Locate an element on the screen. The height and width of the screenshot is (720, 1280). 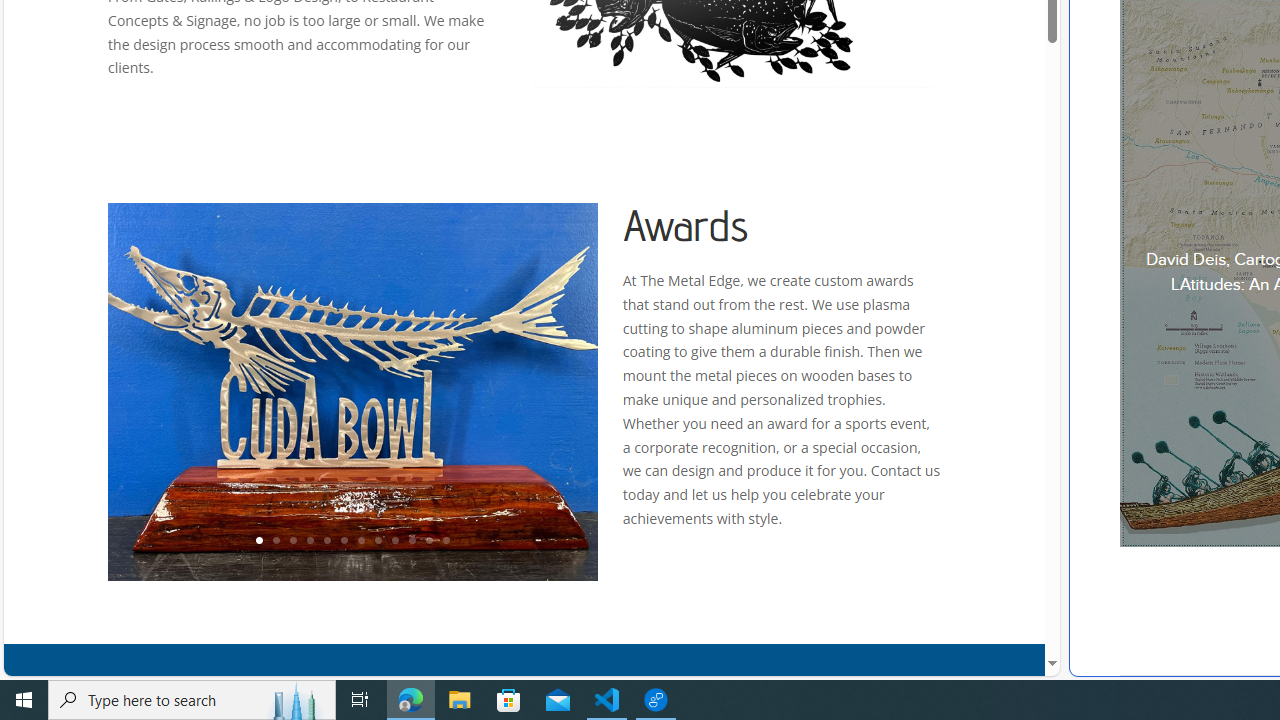
'8' is located at coordinates (377, 541).